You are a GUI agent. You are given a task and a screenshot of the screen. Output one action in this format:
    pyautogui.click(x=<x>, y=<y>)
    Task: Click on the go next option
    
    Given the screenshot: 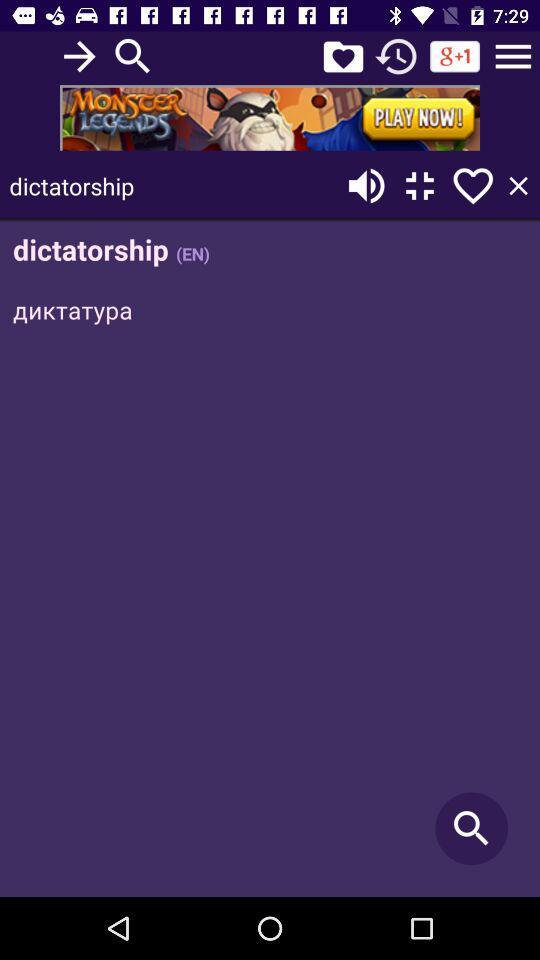 What is the action you would take?
    pyautogui.click(x=78, y=55)
    